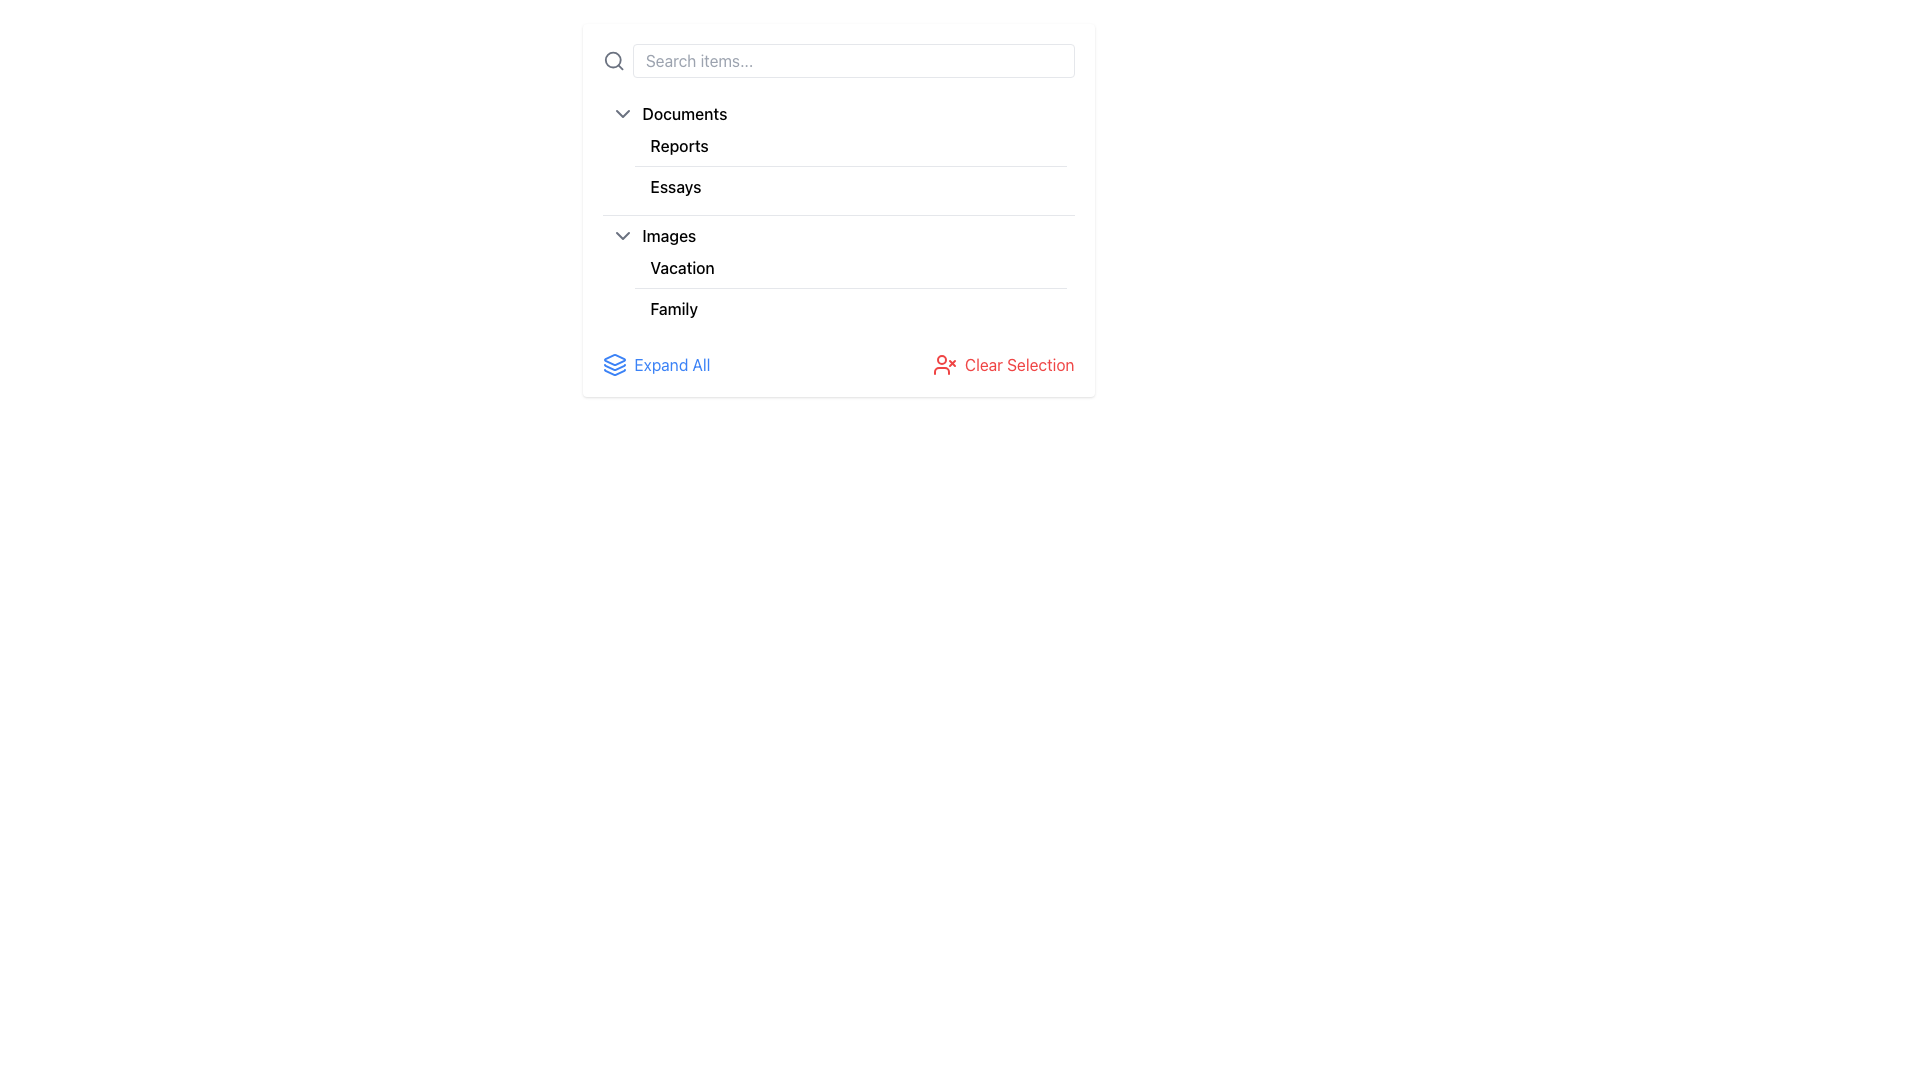 This screenshot has height=1080, width=1920. I want to click on the 'Expand All' icon, which is located to the left of the button's text in the bottom-left corner of the visible content area, so click(613, 365).